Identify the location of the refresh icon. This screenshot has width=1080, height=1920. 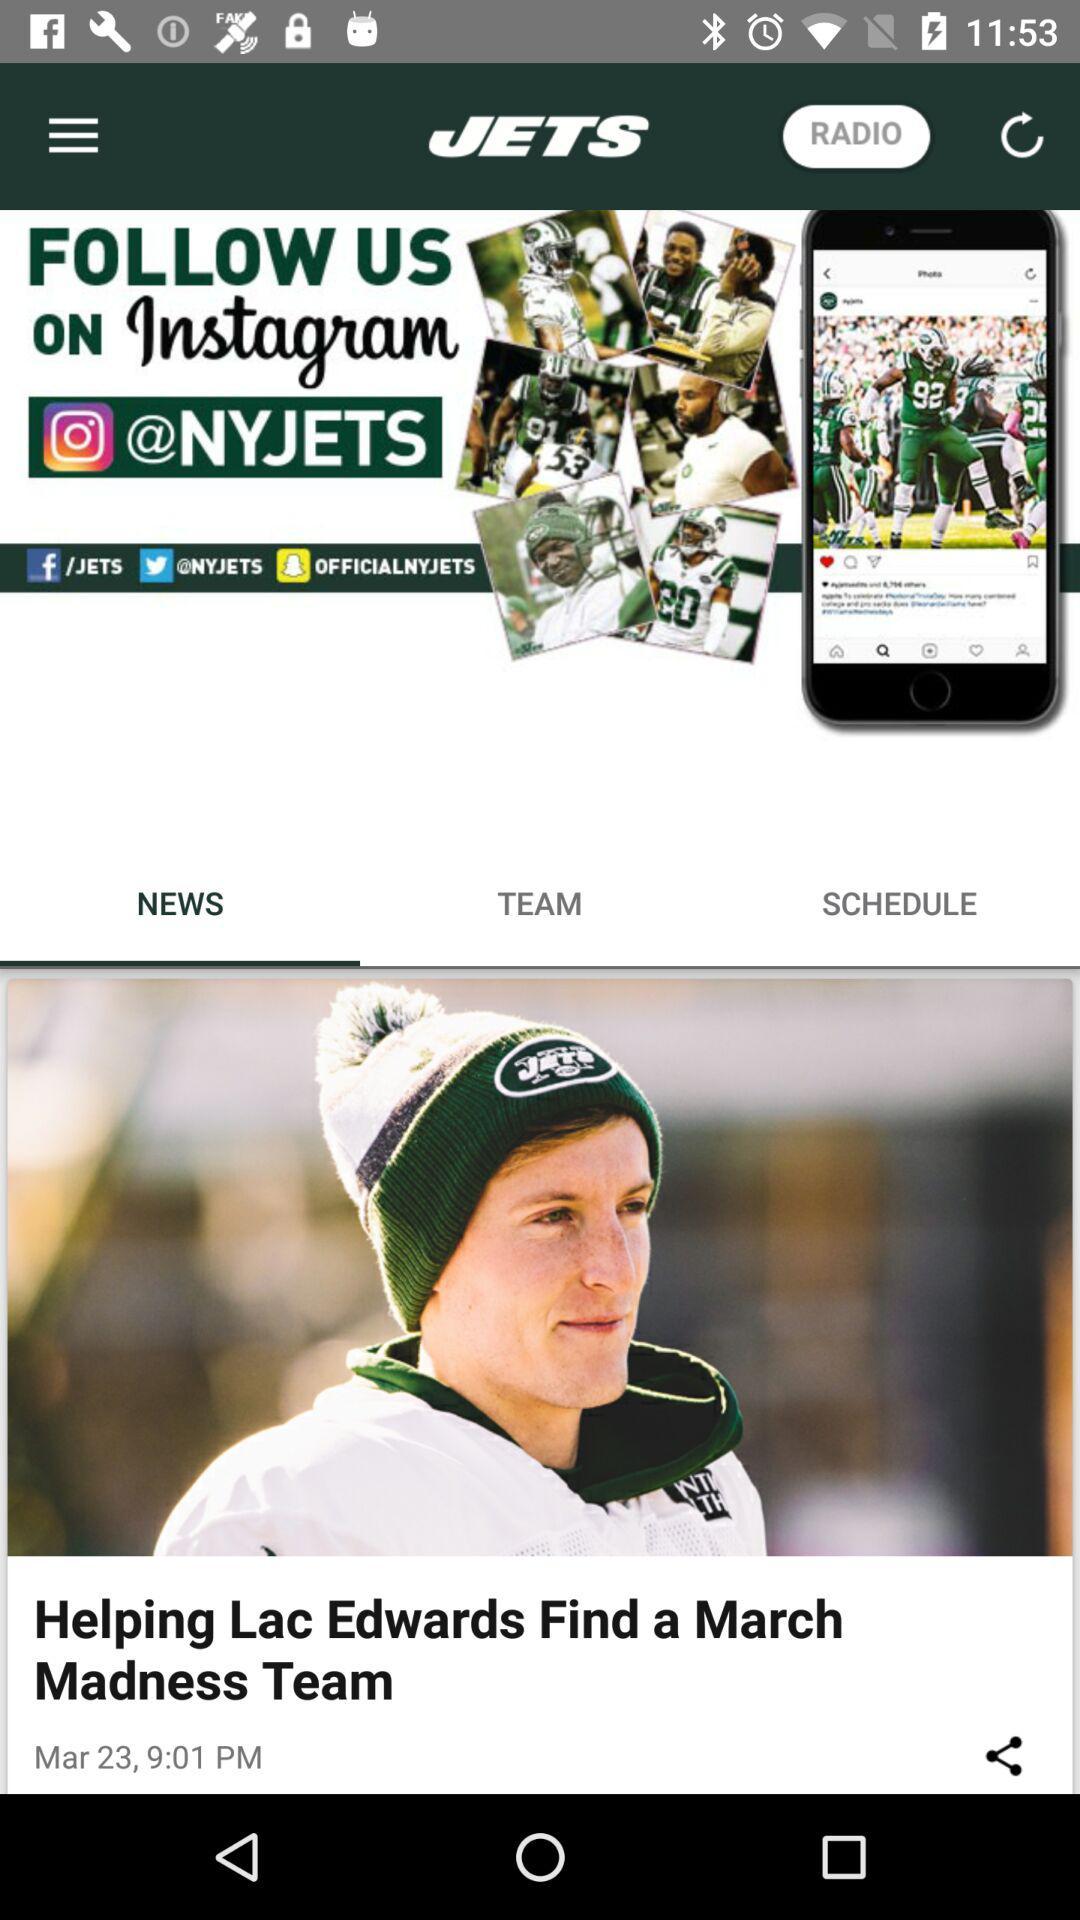
(1022, 135).